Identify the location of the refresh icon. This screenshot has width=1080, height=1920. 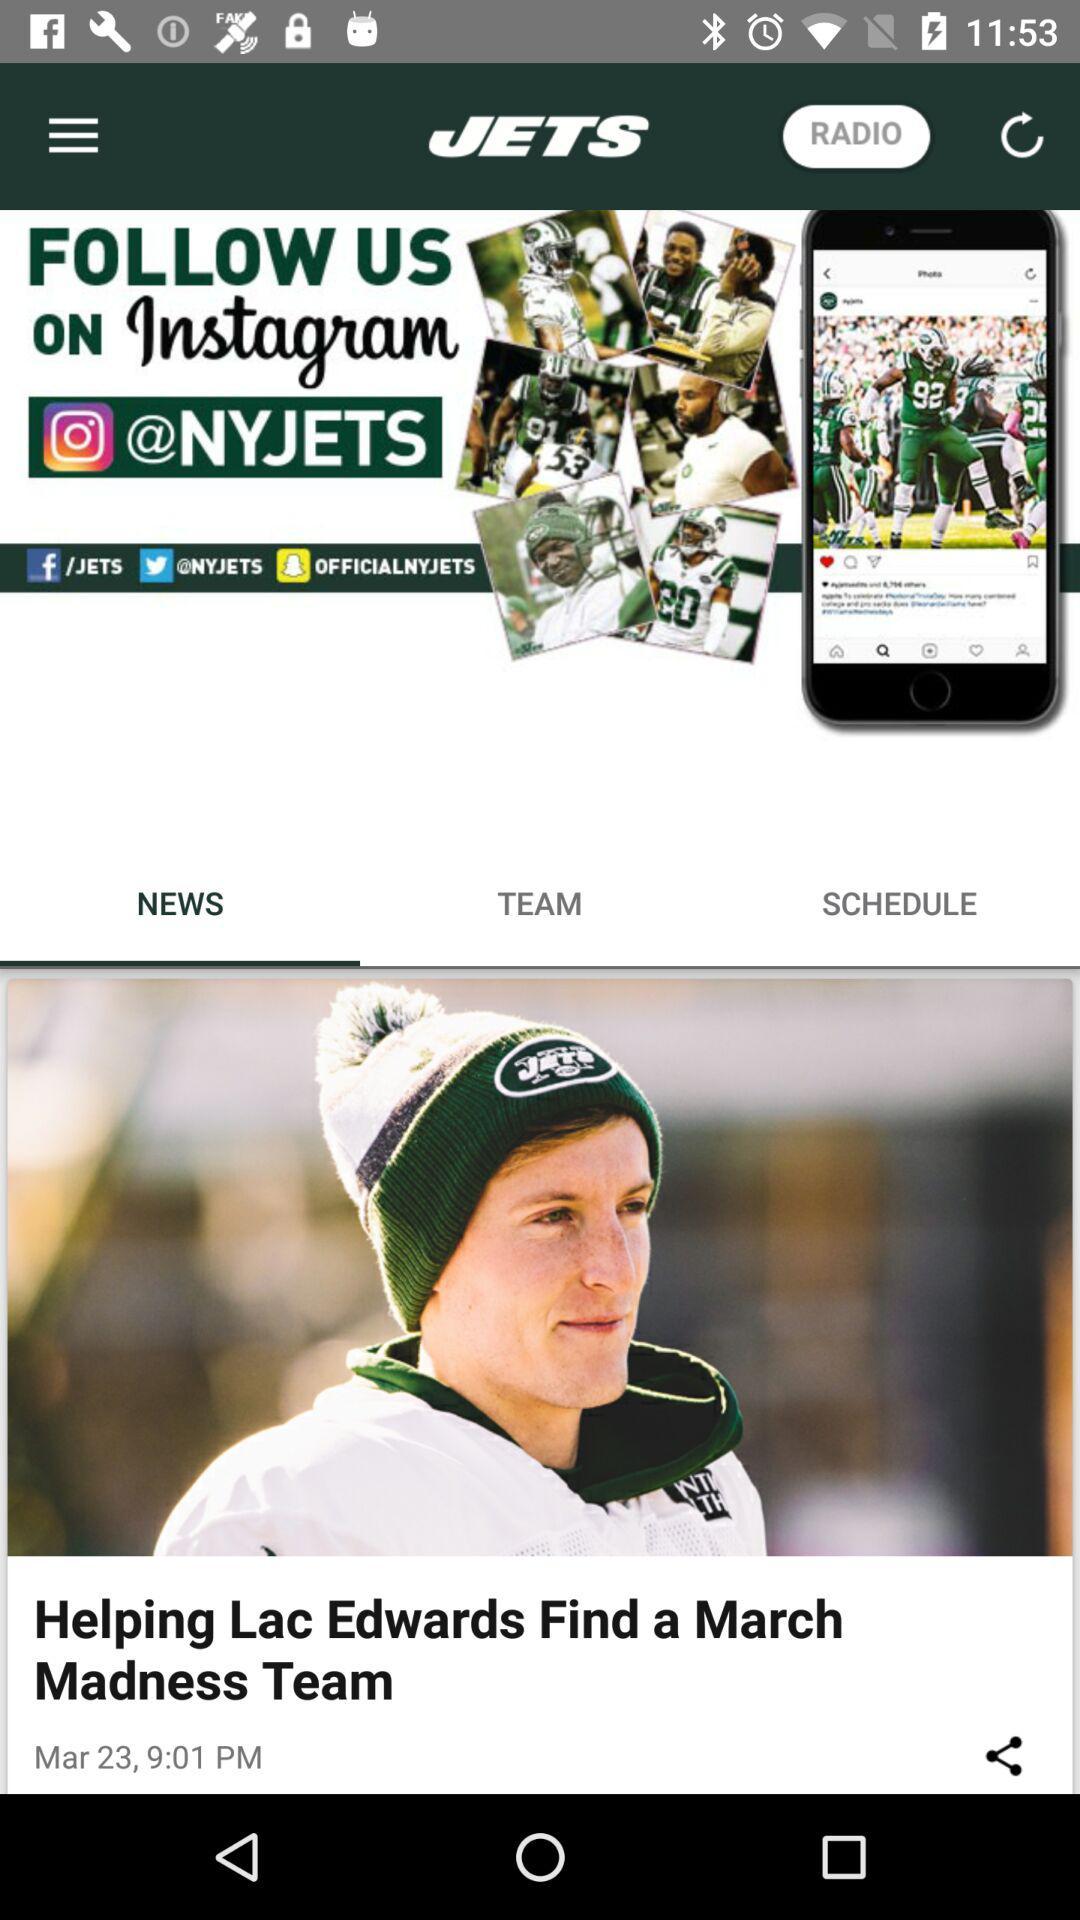
(1022, 135).